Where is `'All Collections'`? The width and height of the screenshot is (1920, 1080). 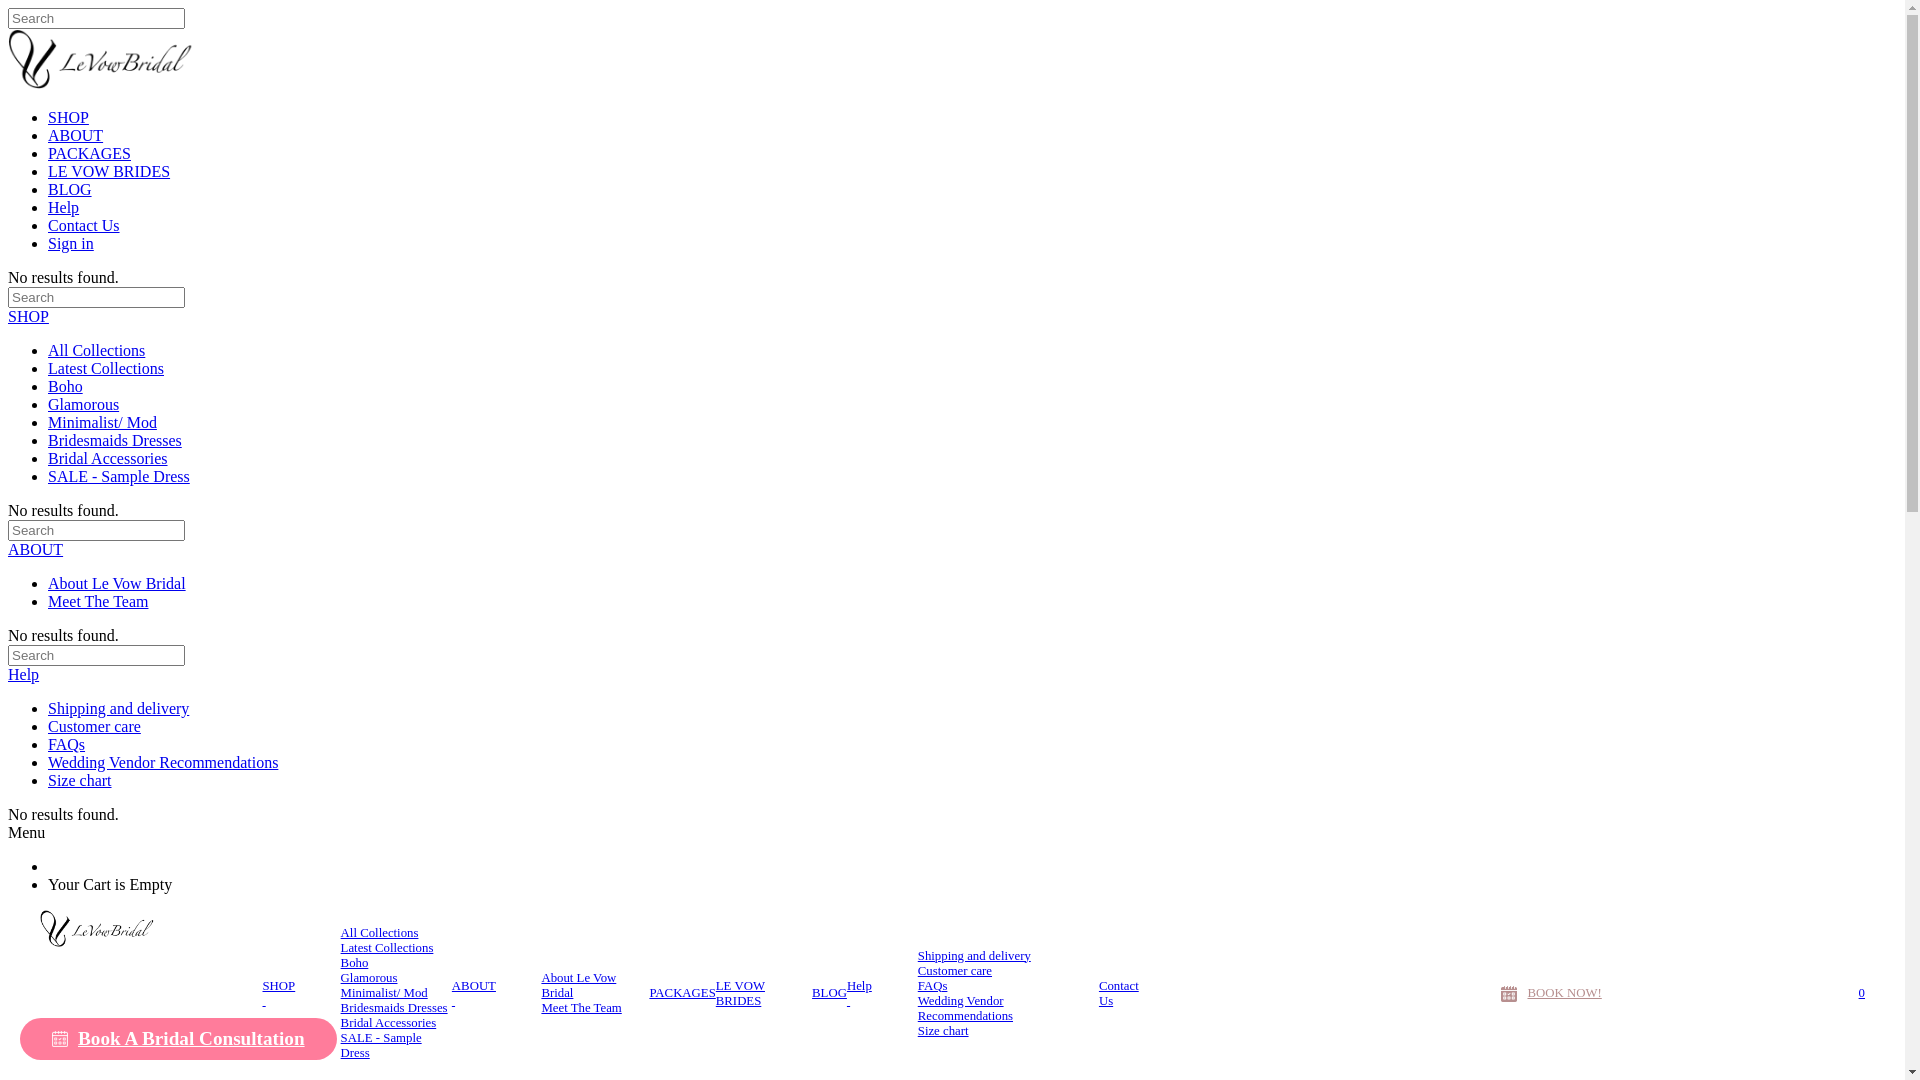 'All Collections' is located at coordinates (379, 933).